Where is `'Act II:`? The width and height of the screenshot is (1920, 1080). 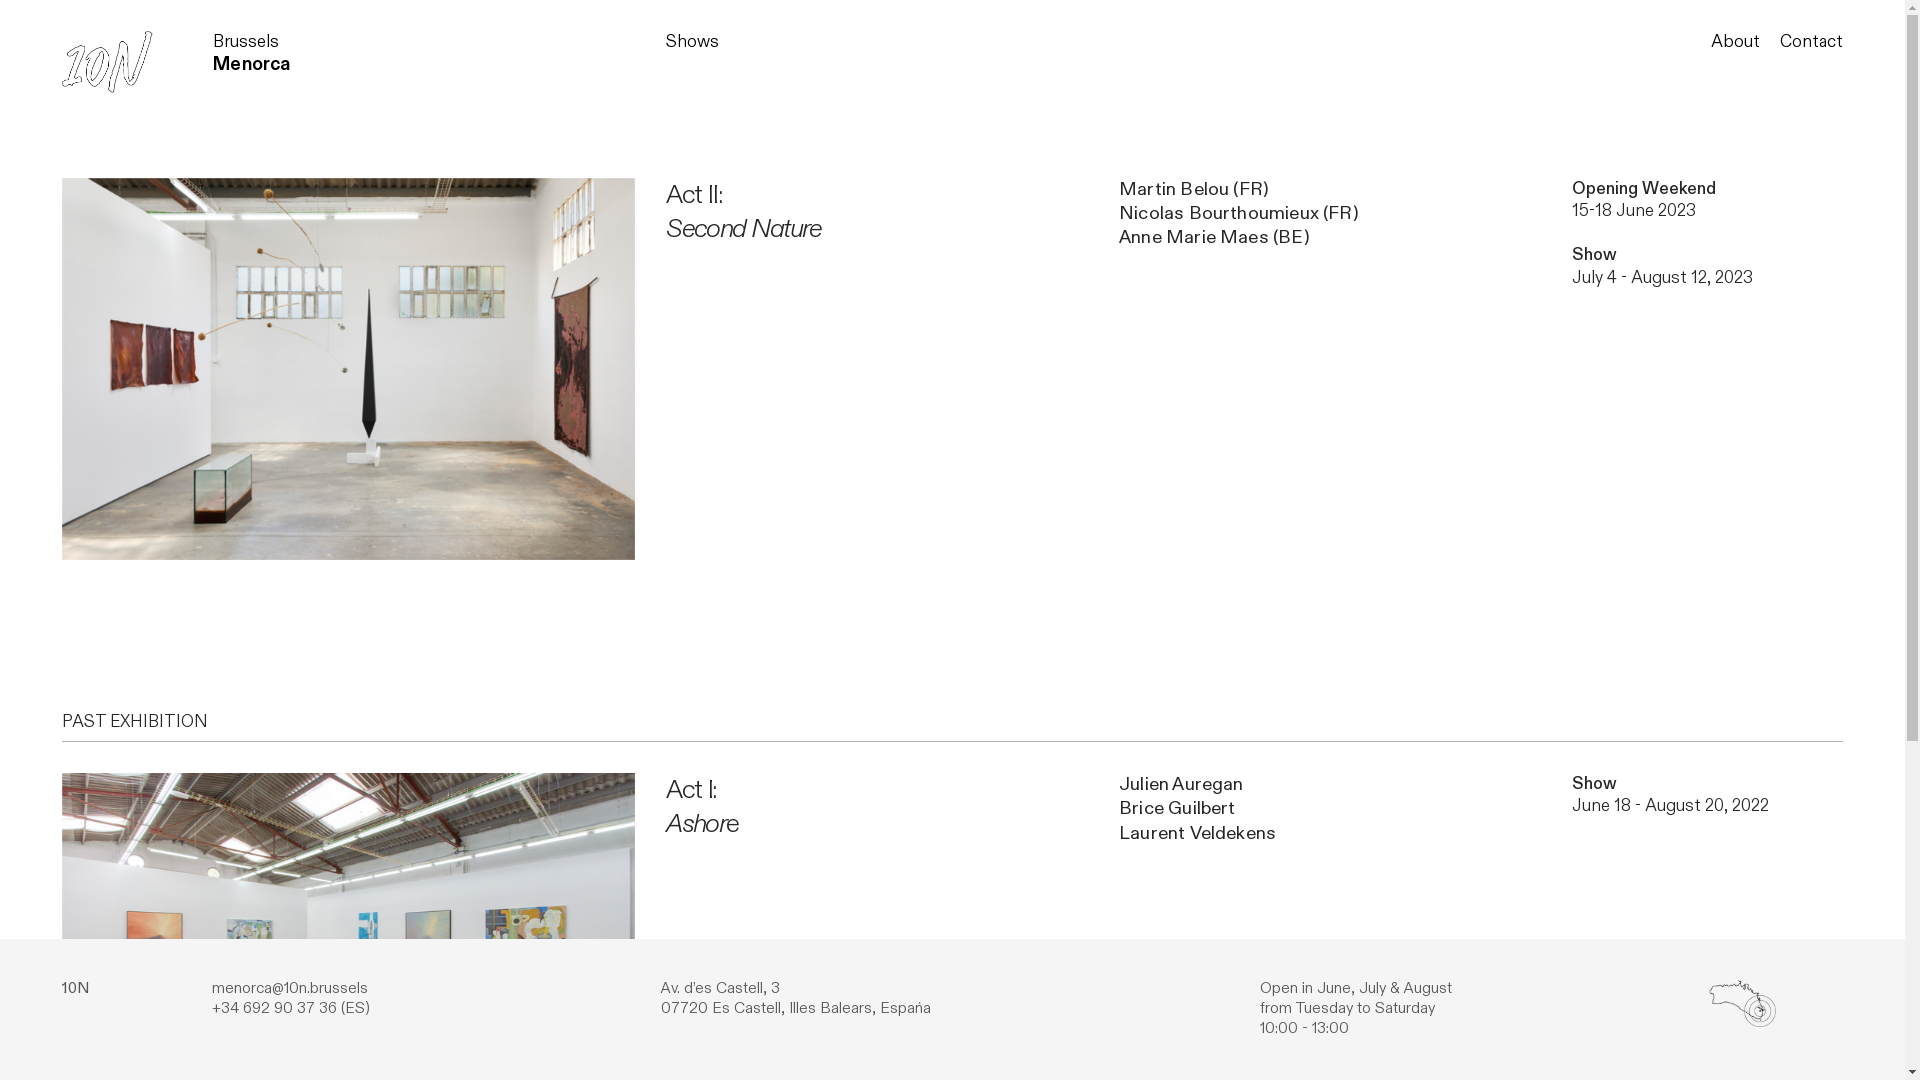
'Act II: is located at coordinates (743, 211).